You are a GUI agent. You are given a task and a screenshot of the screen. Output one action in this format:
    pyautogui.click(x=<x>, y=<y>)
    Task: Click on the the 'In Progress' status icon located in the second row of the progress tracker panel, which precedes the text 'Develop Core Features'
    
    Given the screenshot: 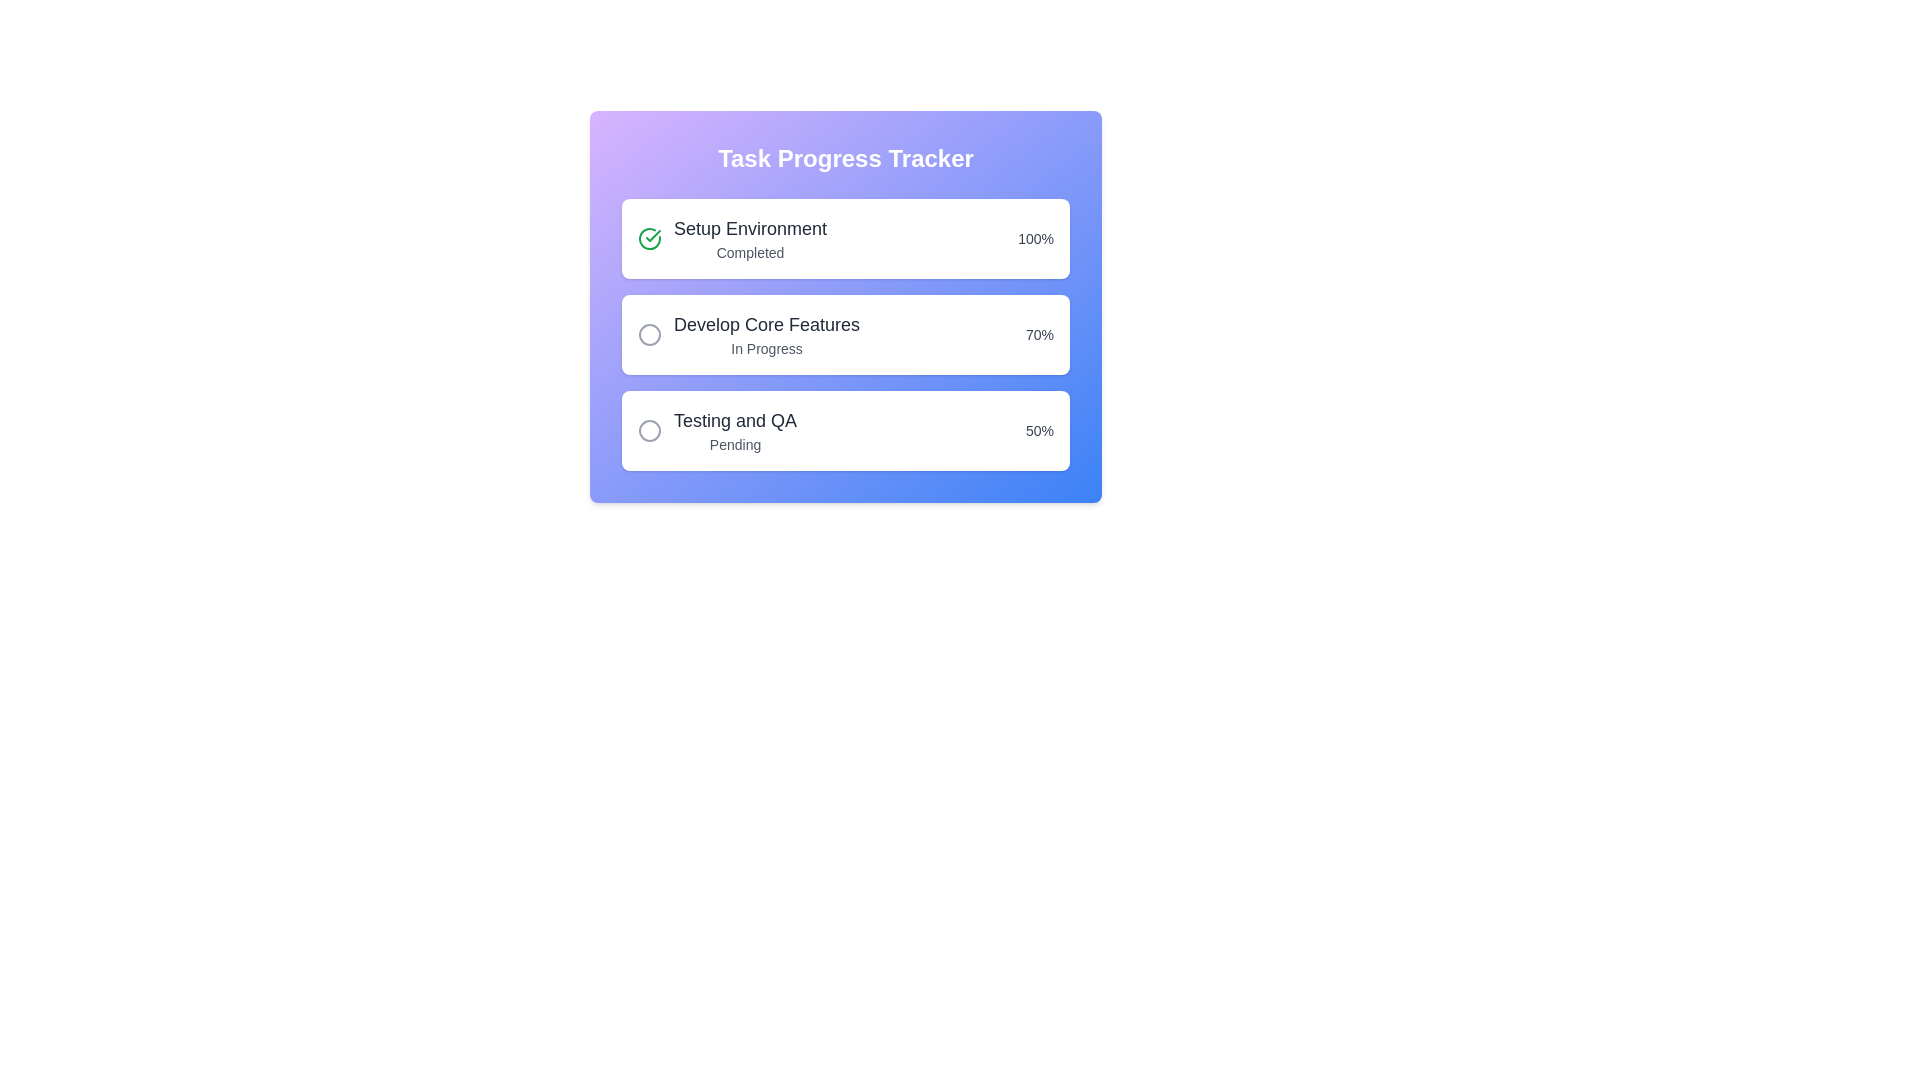 What is the action you would take?
    pyautogui.click(x=649, y=334)
    